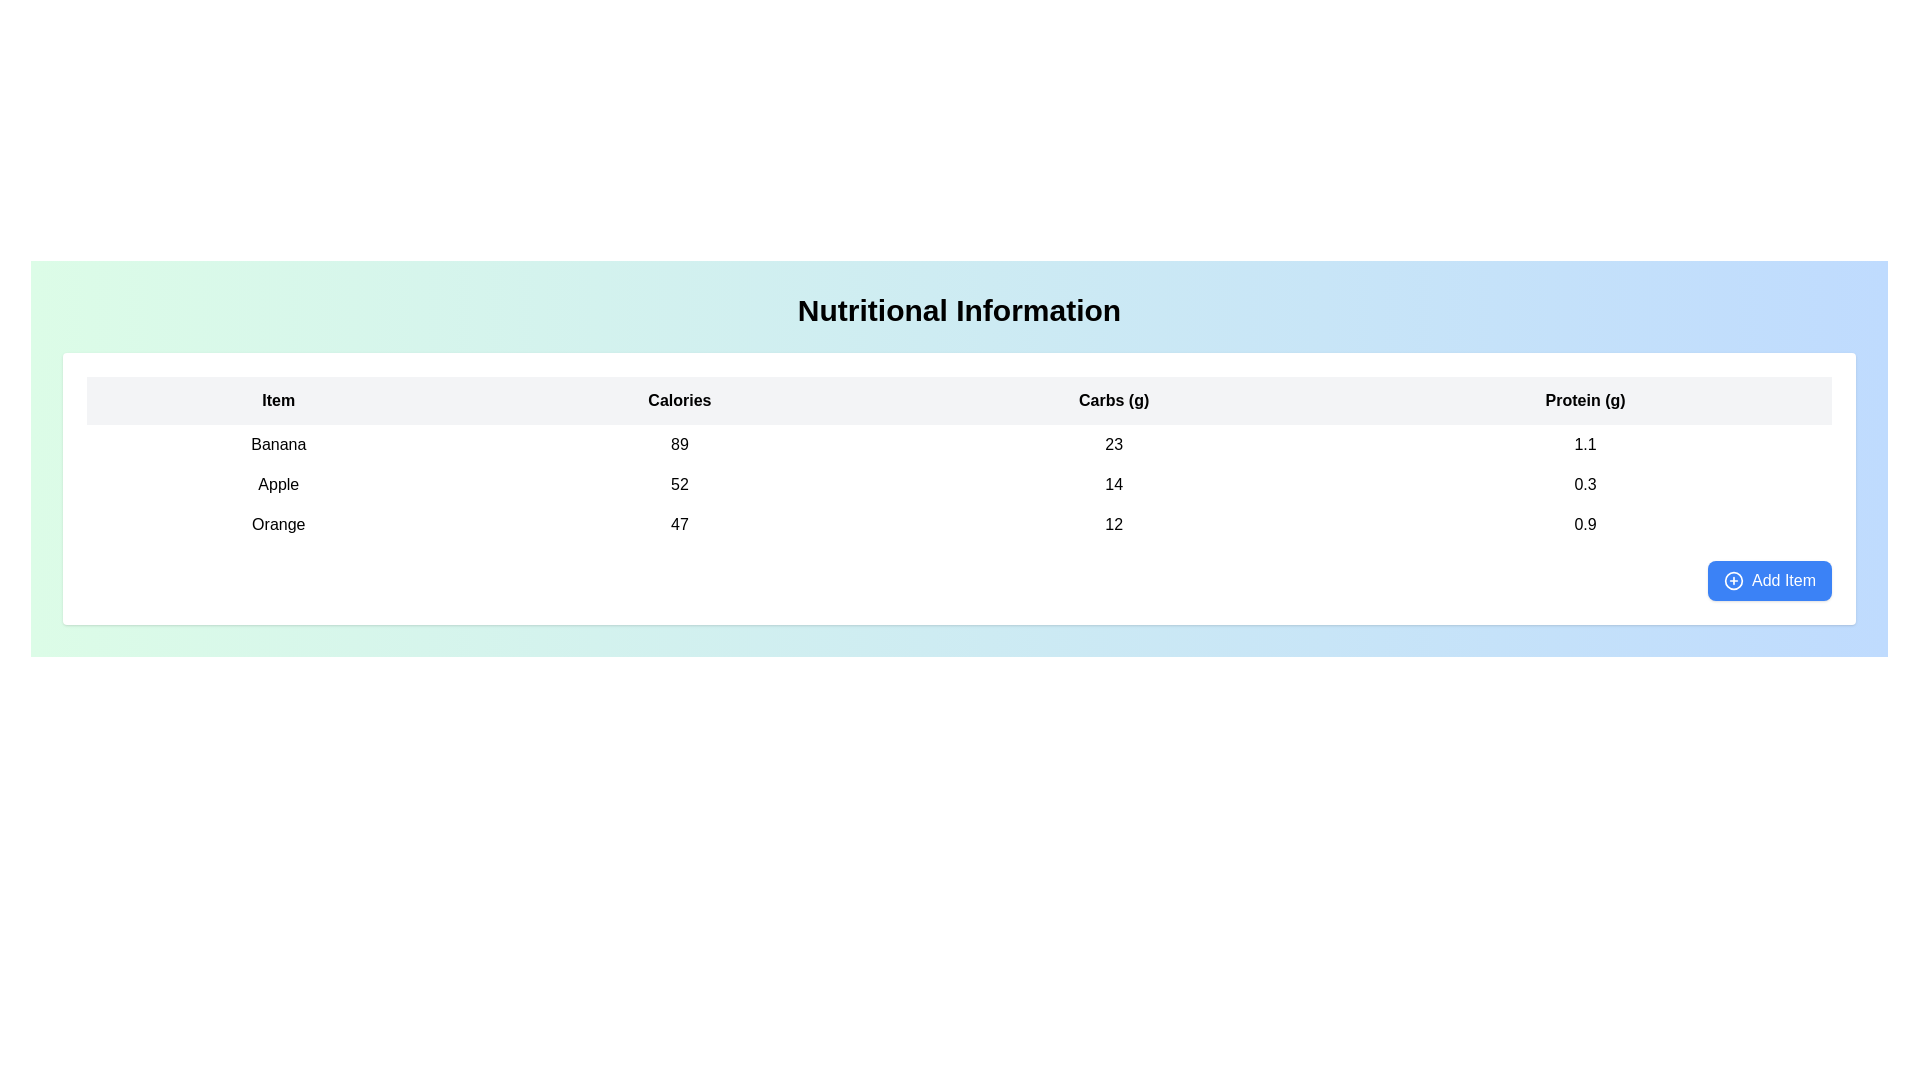 This screenshot has width=1920, height=1080. What do you see at coordinates (1113, 443) in the screenshot?
I see `the static text displaying the carbohydrate content for the 'Banana' row in the table under the 'Nutritional Information' heading` at bounding box center [1113, 443].